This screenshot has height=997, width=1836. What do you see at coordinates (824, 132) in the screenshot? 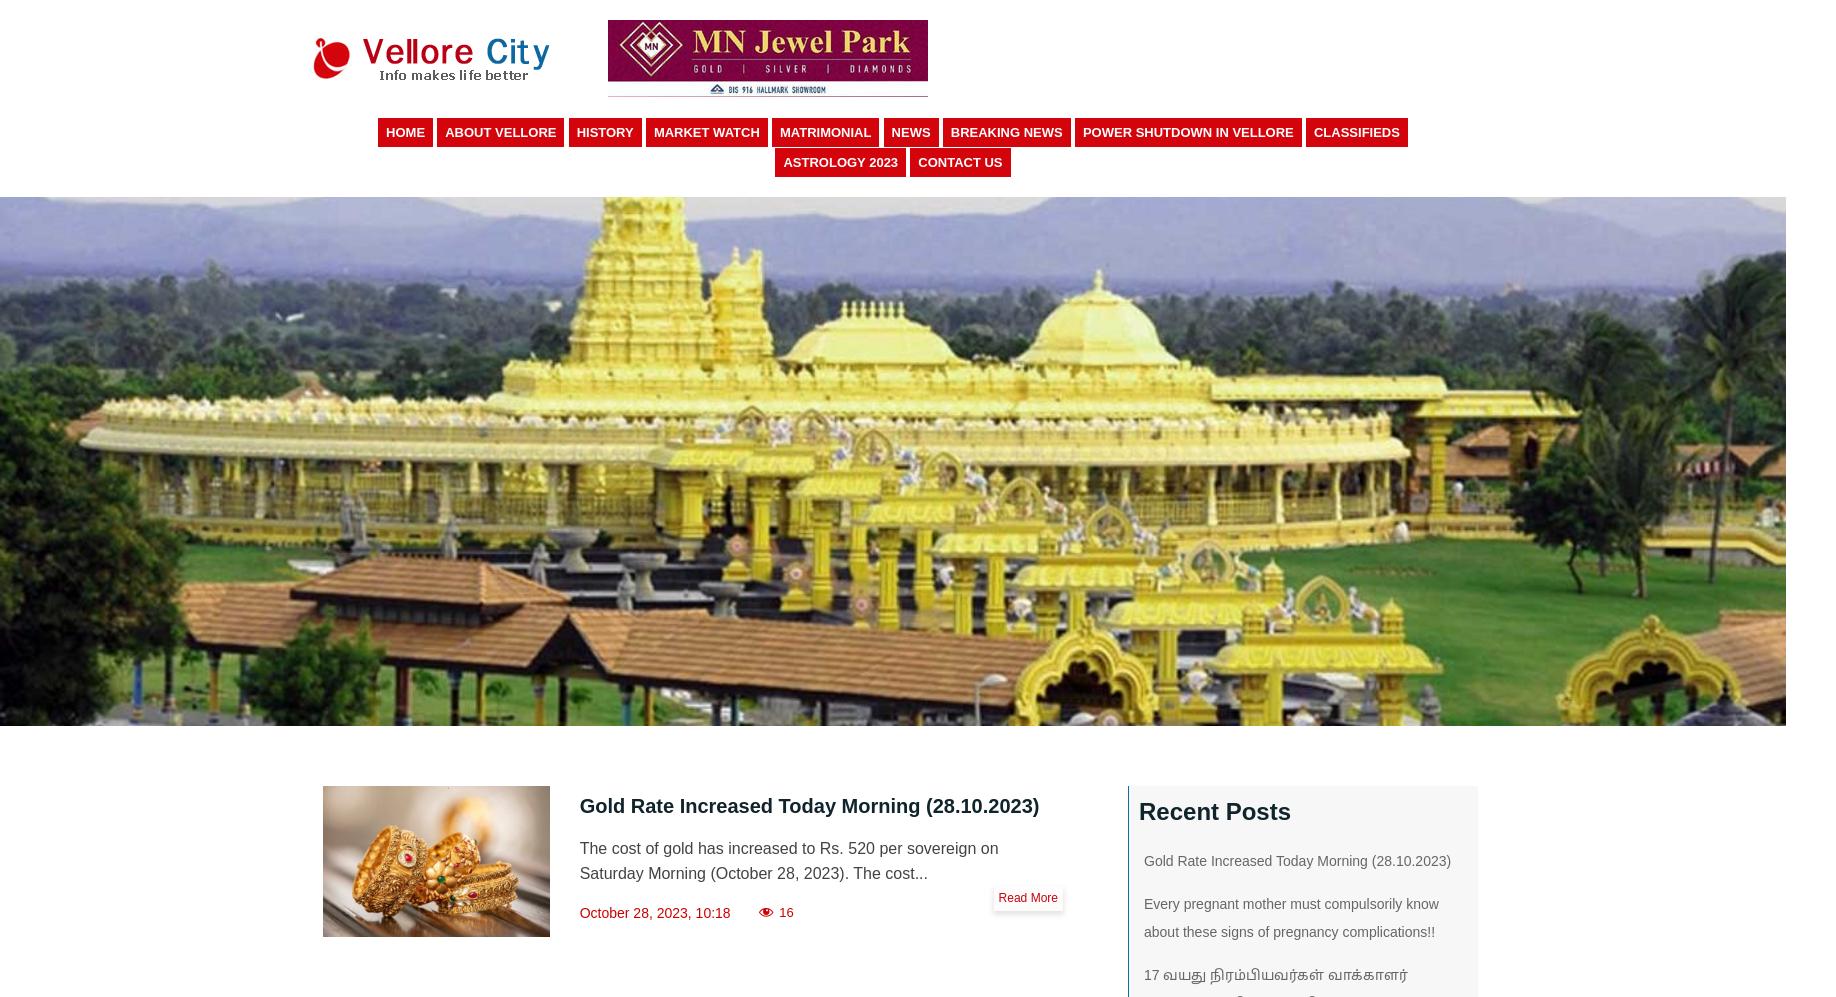
I see `'Matrimonial'` at bounding box center [824, 132].